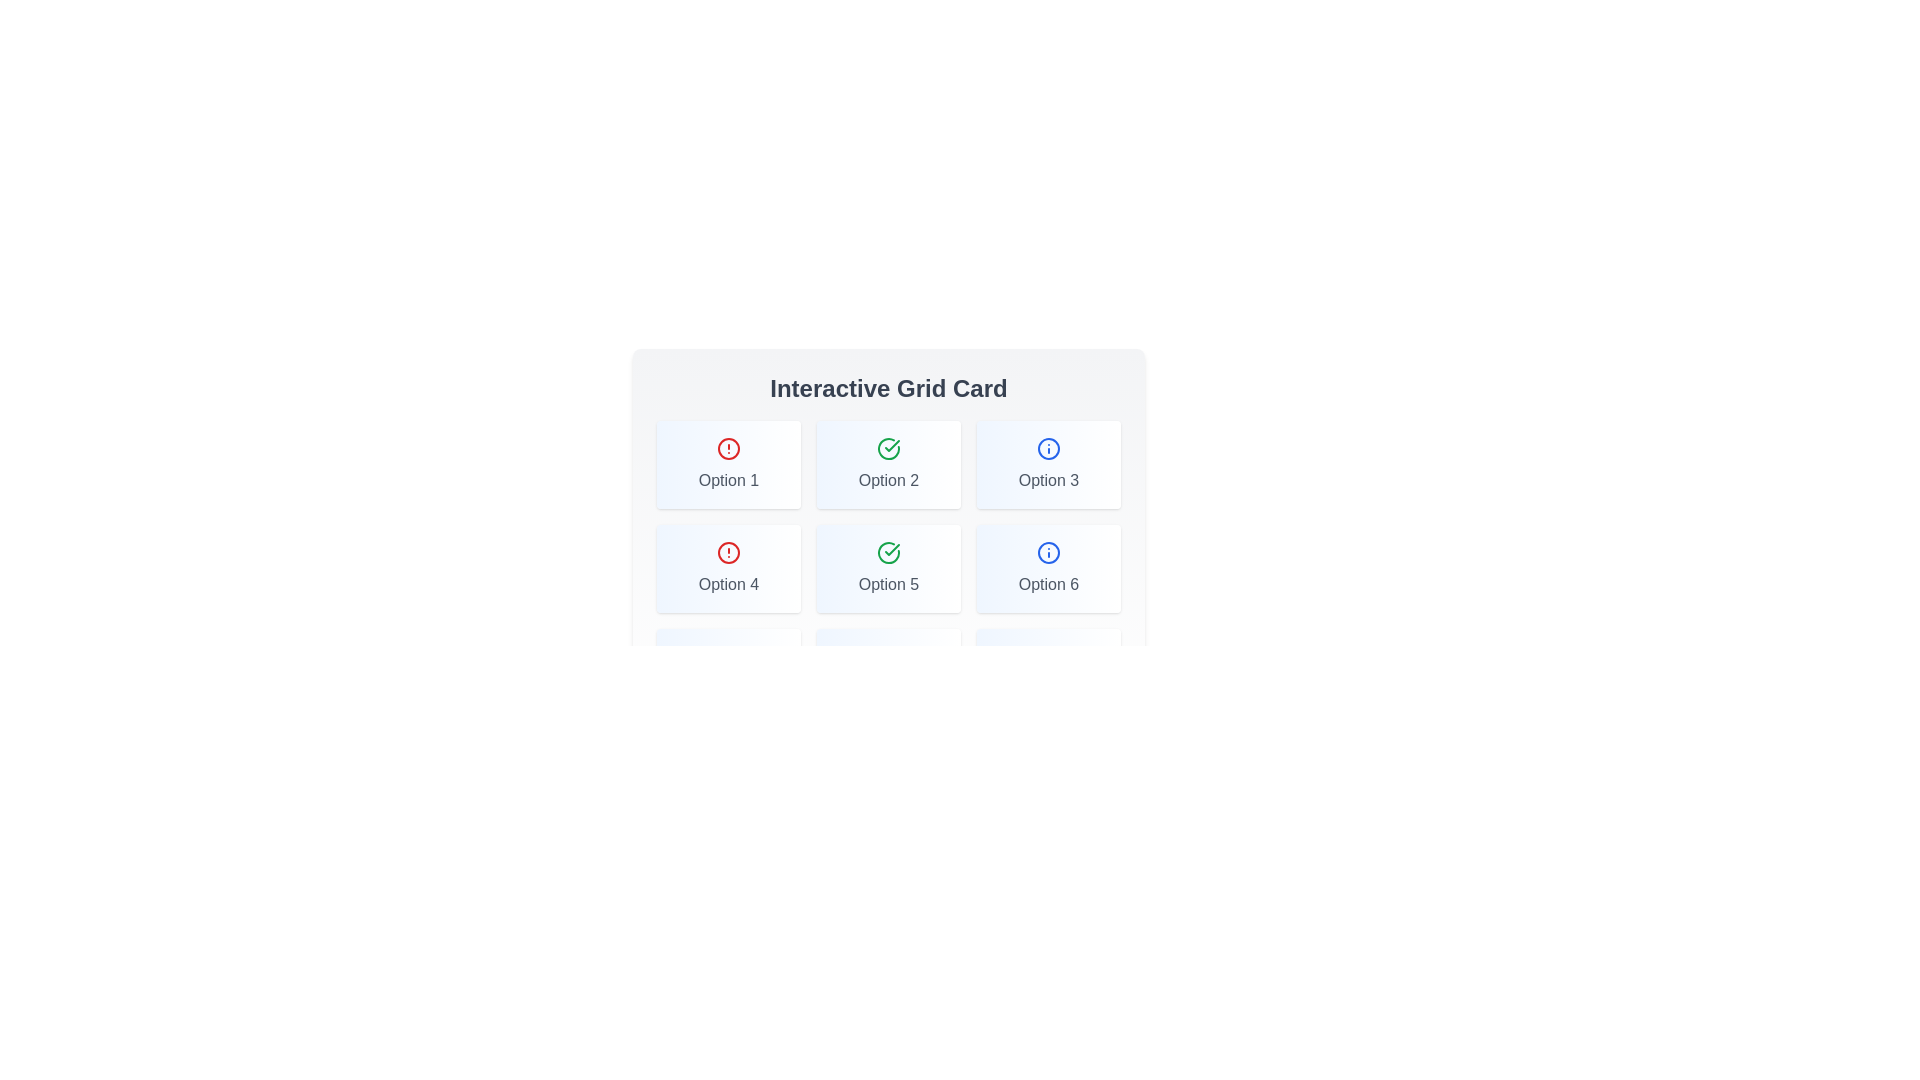  I want to click on the green circular icon with a checkmark located in the middle column of the second row in the 3x2 grid layout, corresponding to 'Option 5', so click(887, 552).